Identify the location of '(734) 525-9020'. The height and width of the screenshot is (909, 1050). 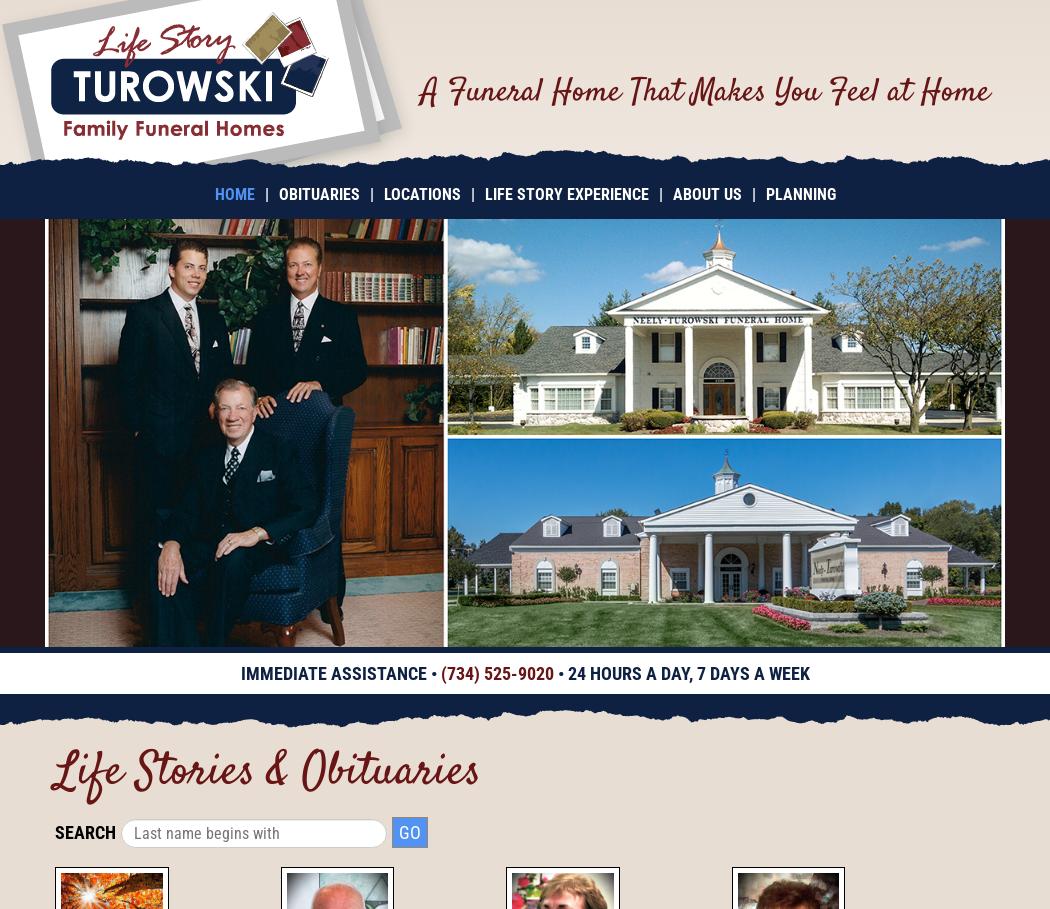
(495, 673).